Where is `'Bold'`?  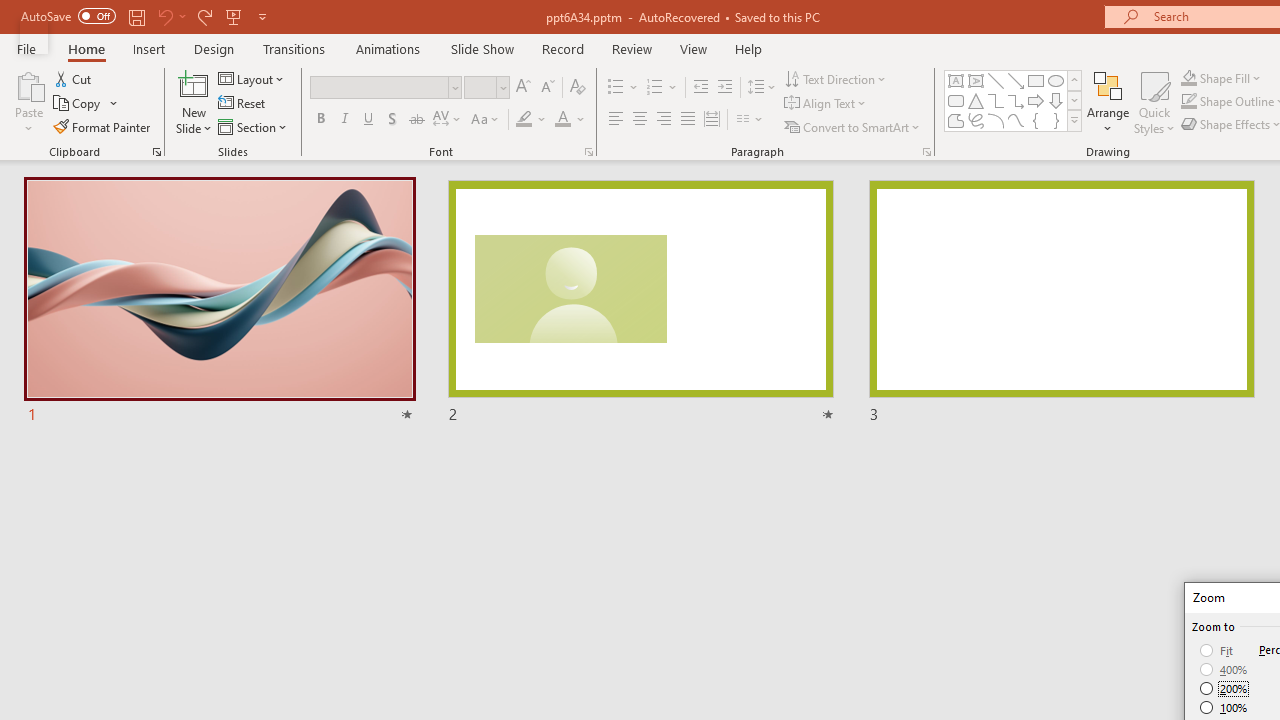 'Bold' is located at coordinates (320, 119).